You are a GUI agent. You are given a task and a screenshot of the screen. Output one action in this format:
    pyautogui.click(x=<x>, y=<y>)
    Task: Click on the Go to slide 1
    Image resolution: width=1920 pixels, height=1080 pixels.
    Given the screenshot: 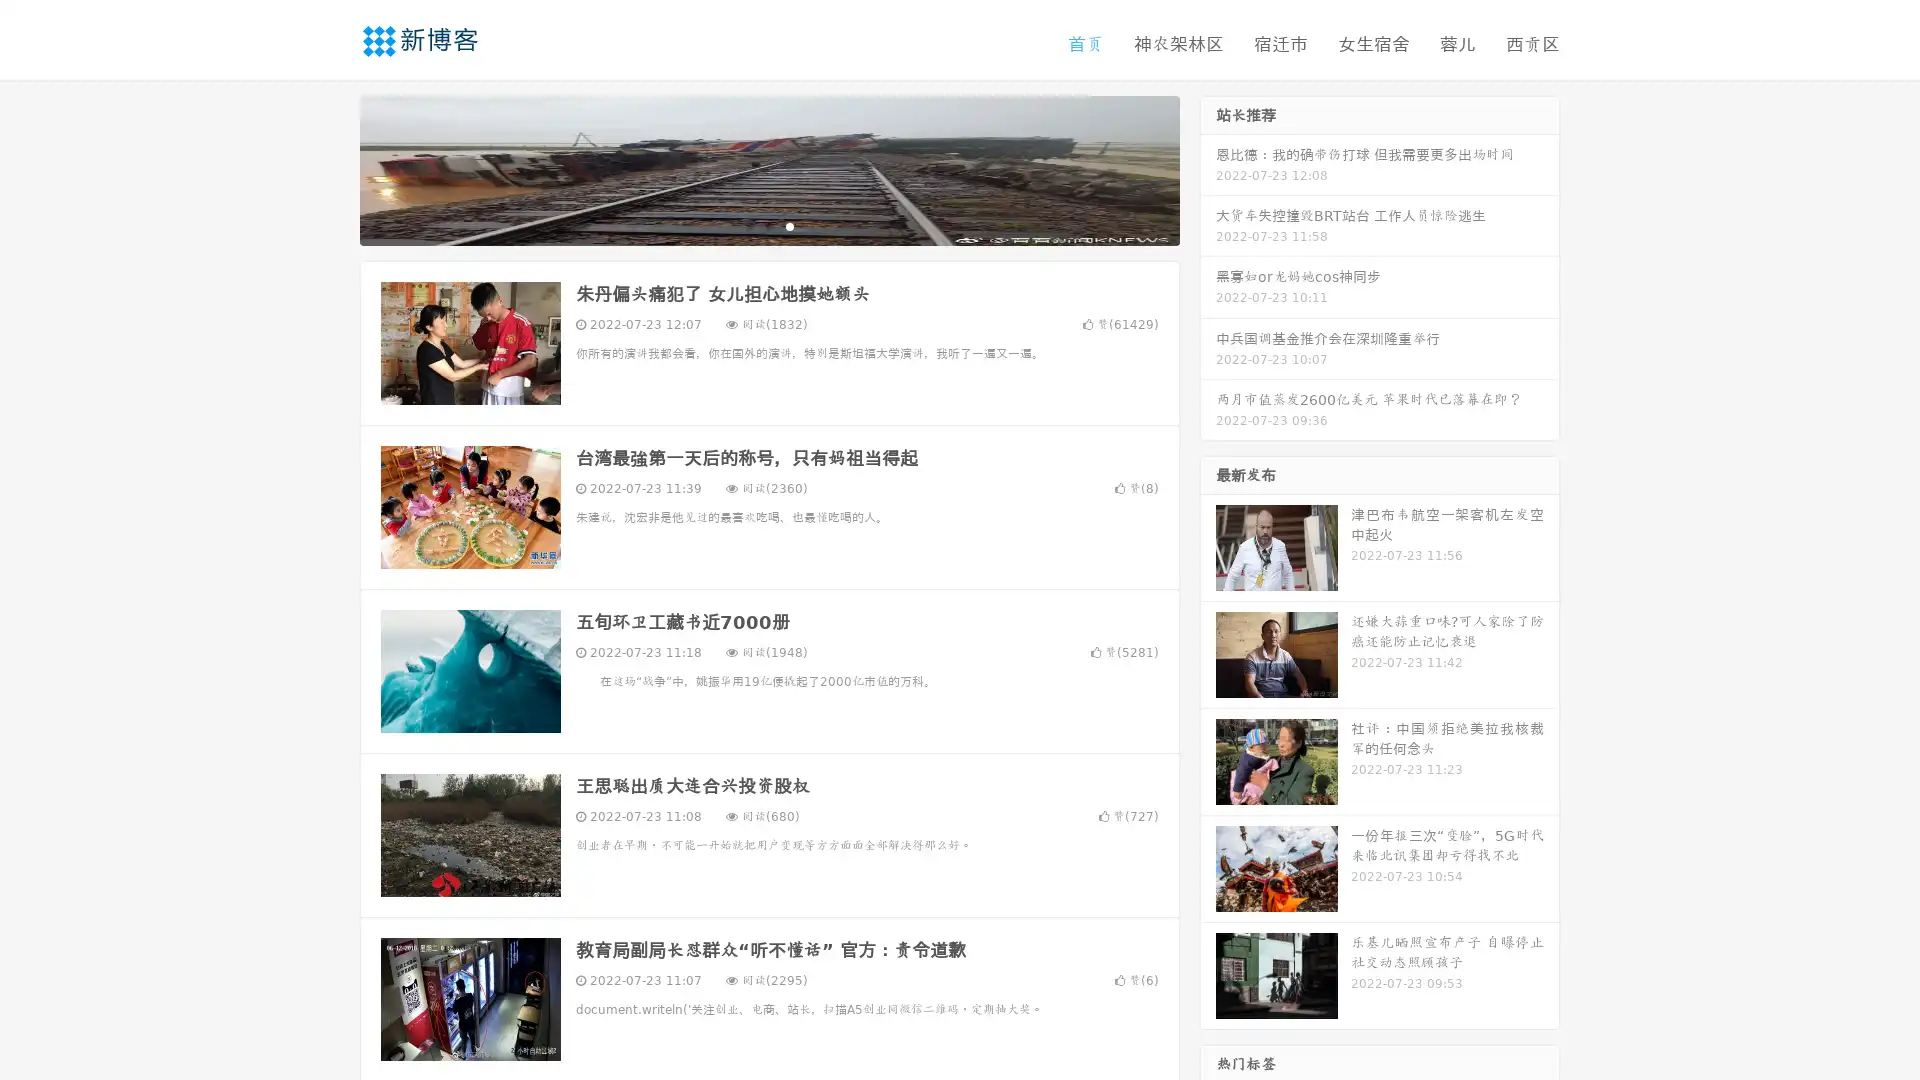 What is the action you would take?
    pyautogui.click(x=748, y=225)
    